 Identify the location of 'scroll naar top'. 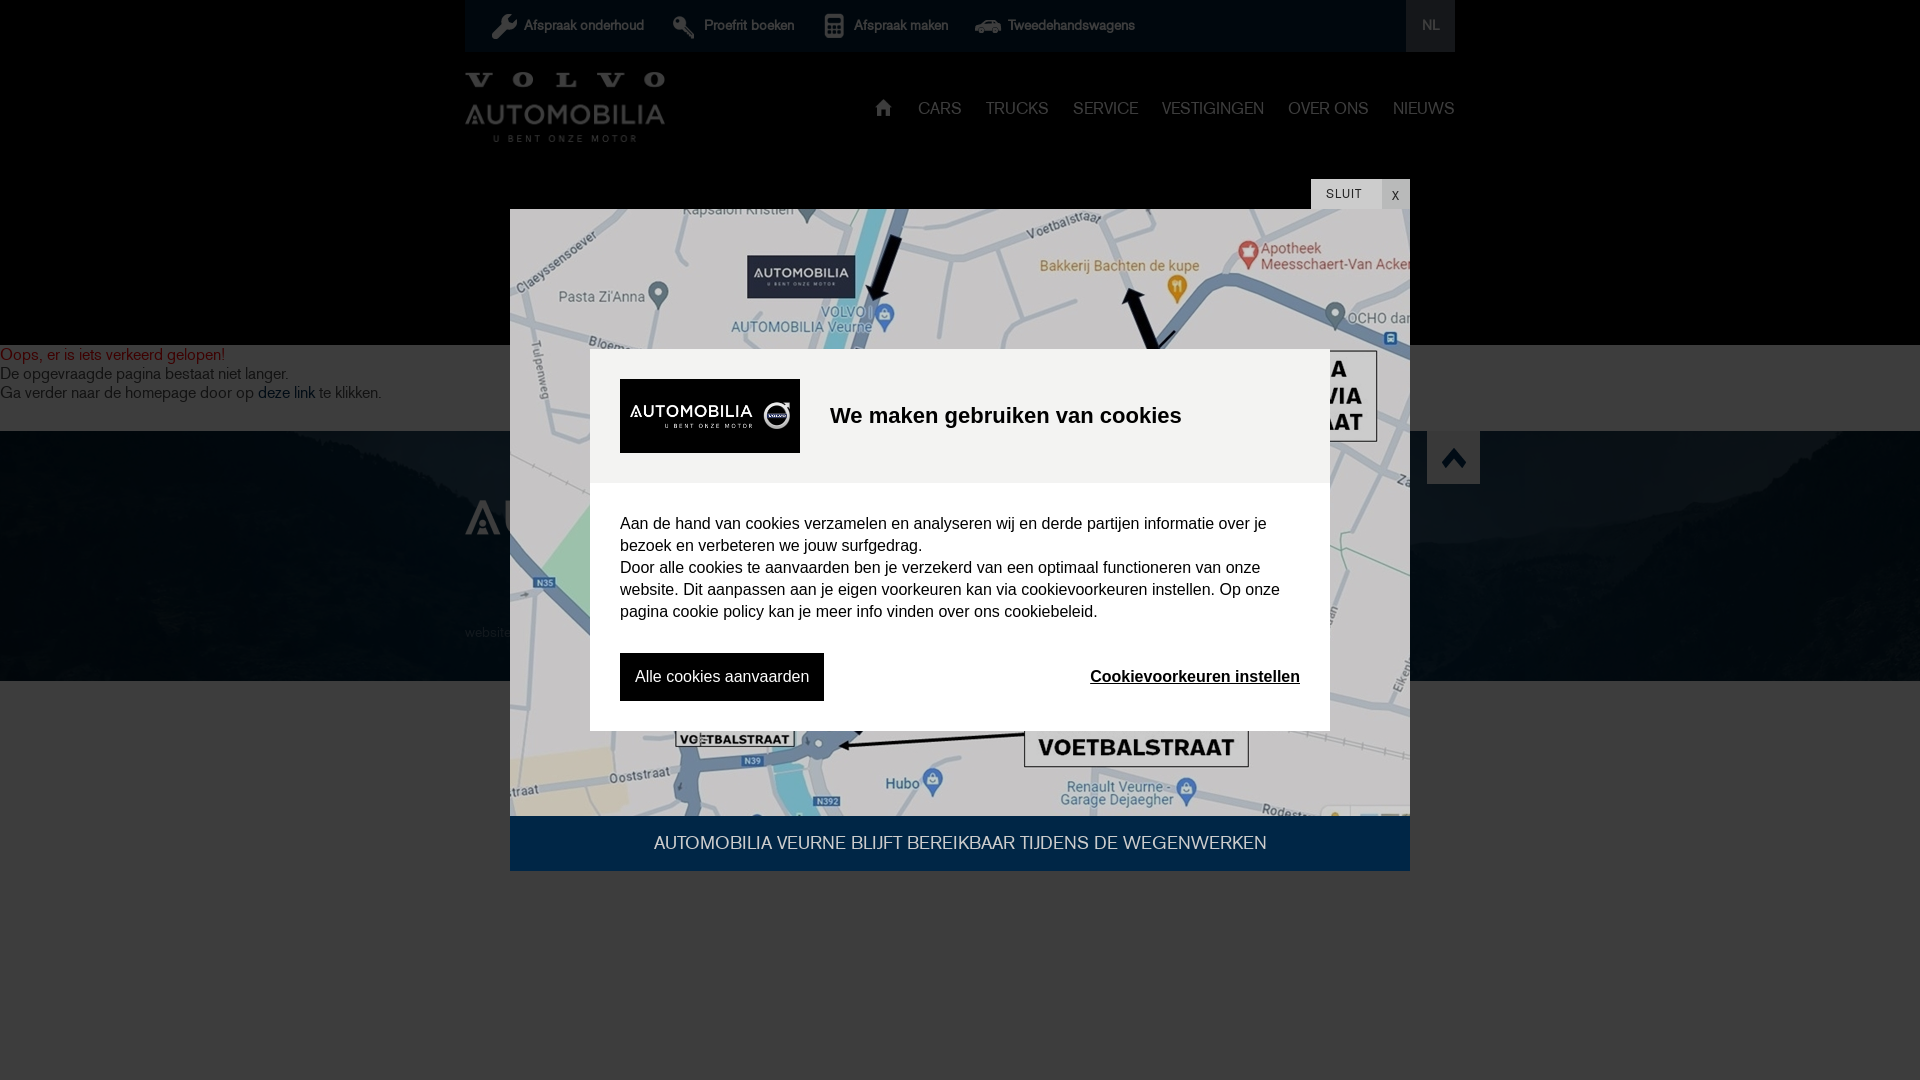
(1425, 457).